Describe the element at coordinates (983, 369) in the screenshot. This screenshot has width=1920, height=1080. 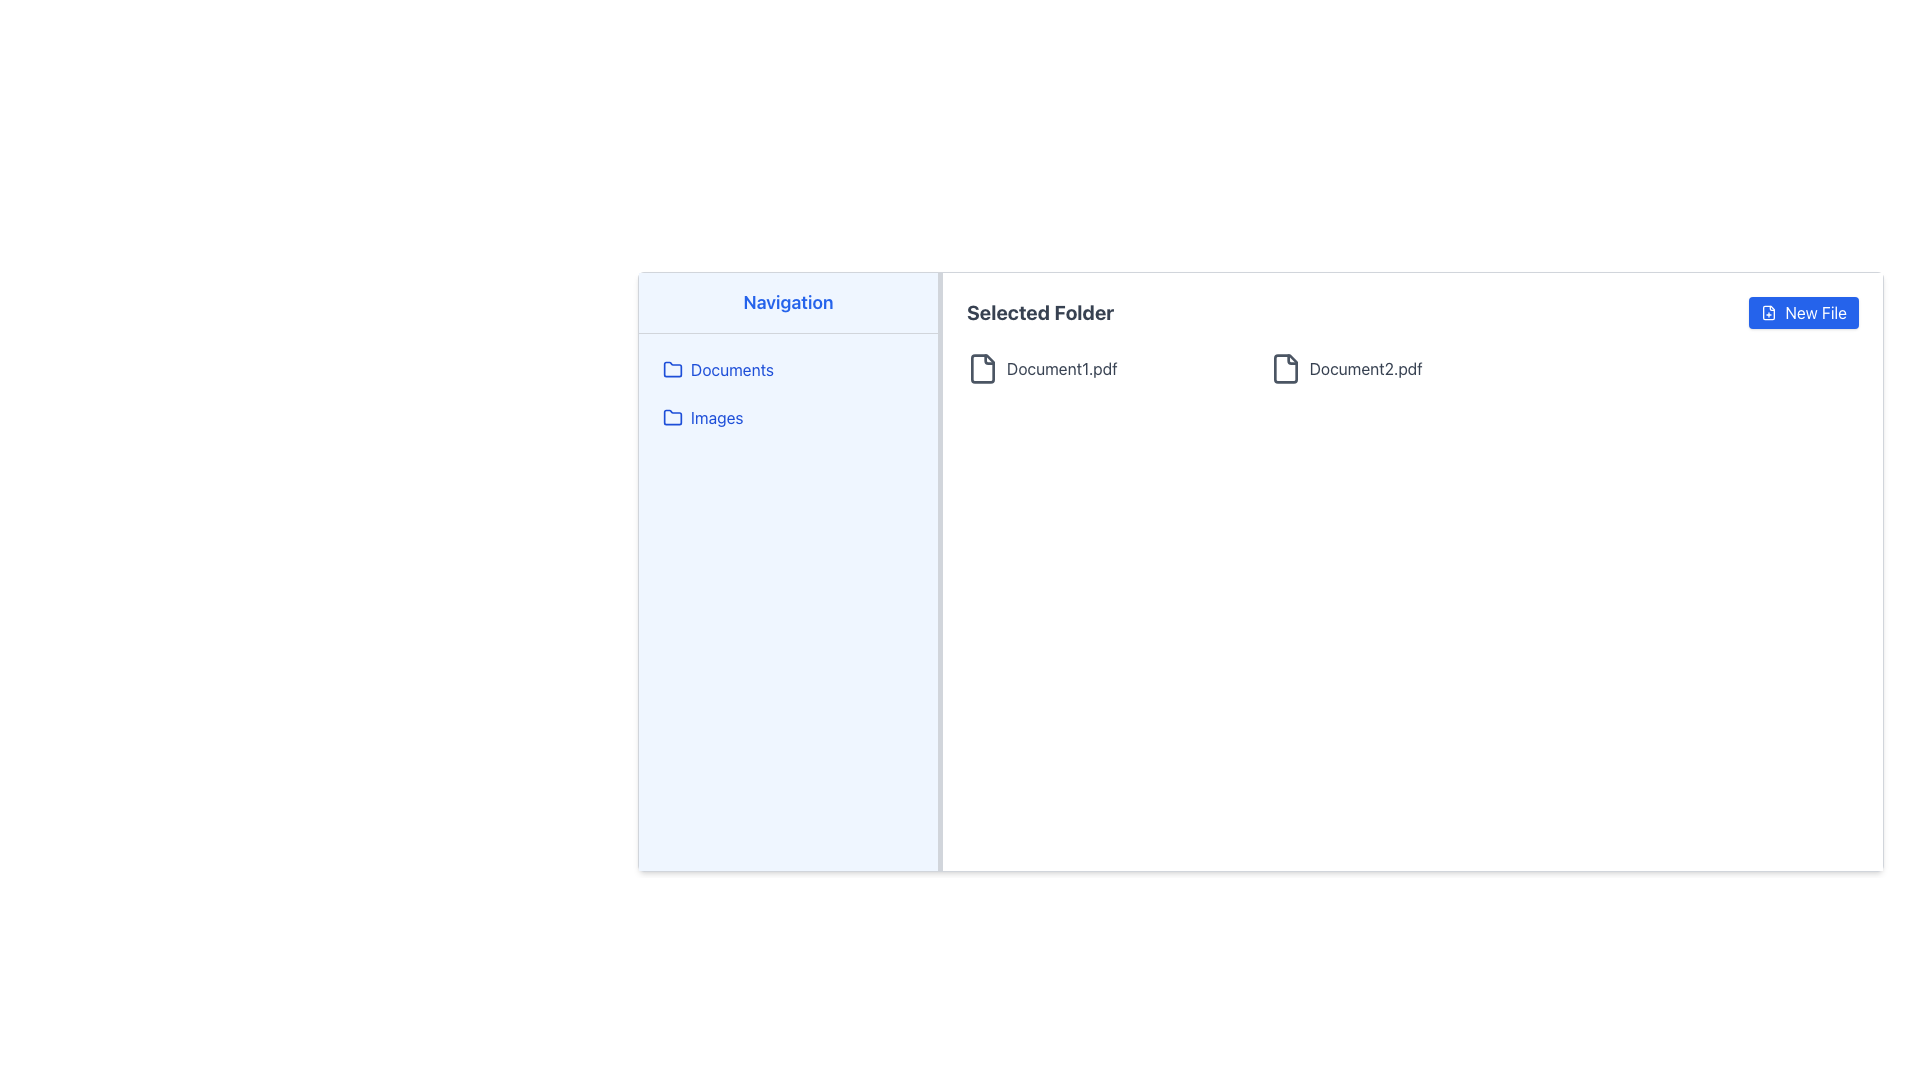
I see `the SVG Icon representing a document in the document view interface, which resembles a file sheet with a folded corner, located to the left of 'Document1.pdf'` at that location.